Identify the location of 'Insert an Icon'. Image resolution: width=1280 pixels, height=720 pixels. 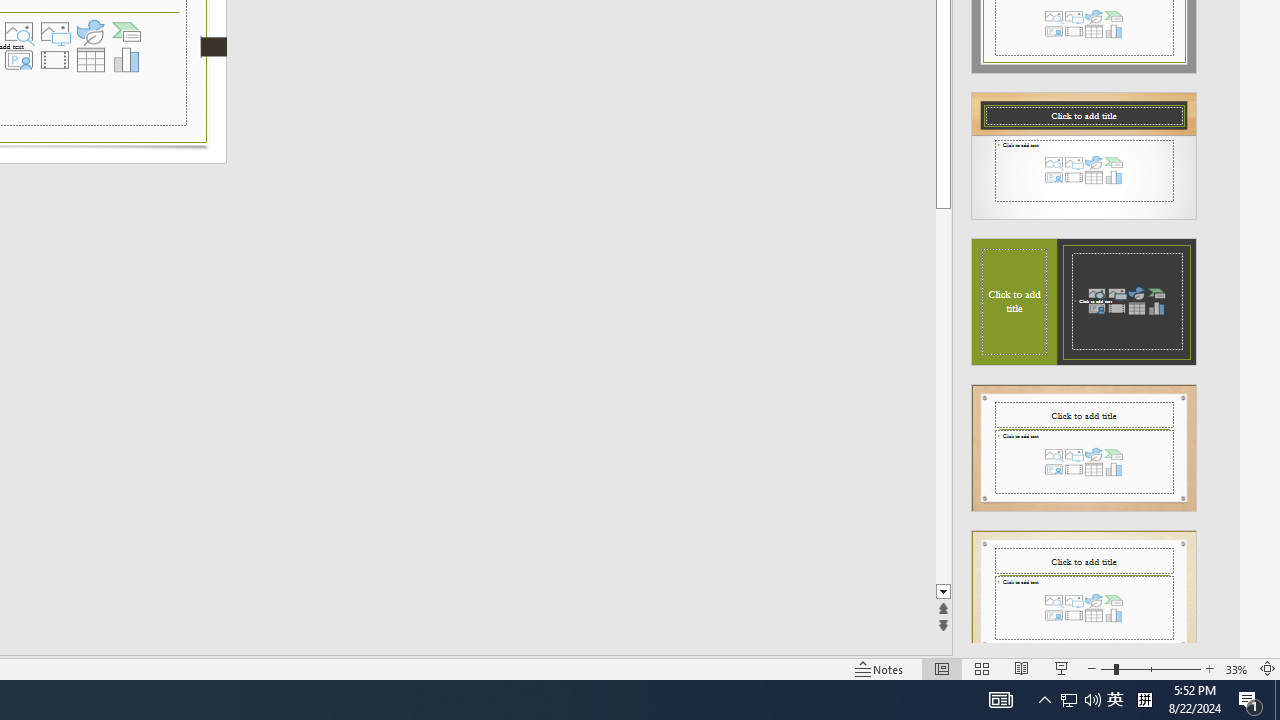
(90, 32).